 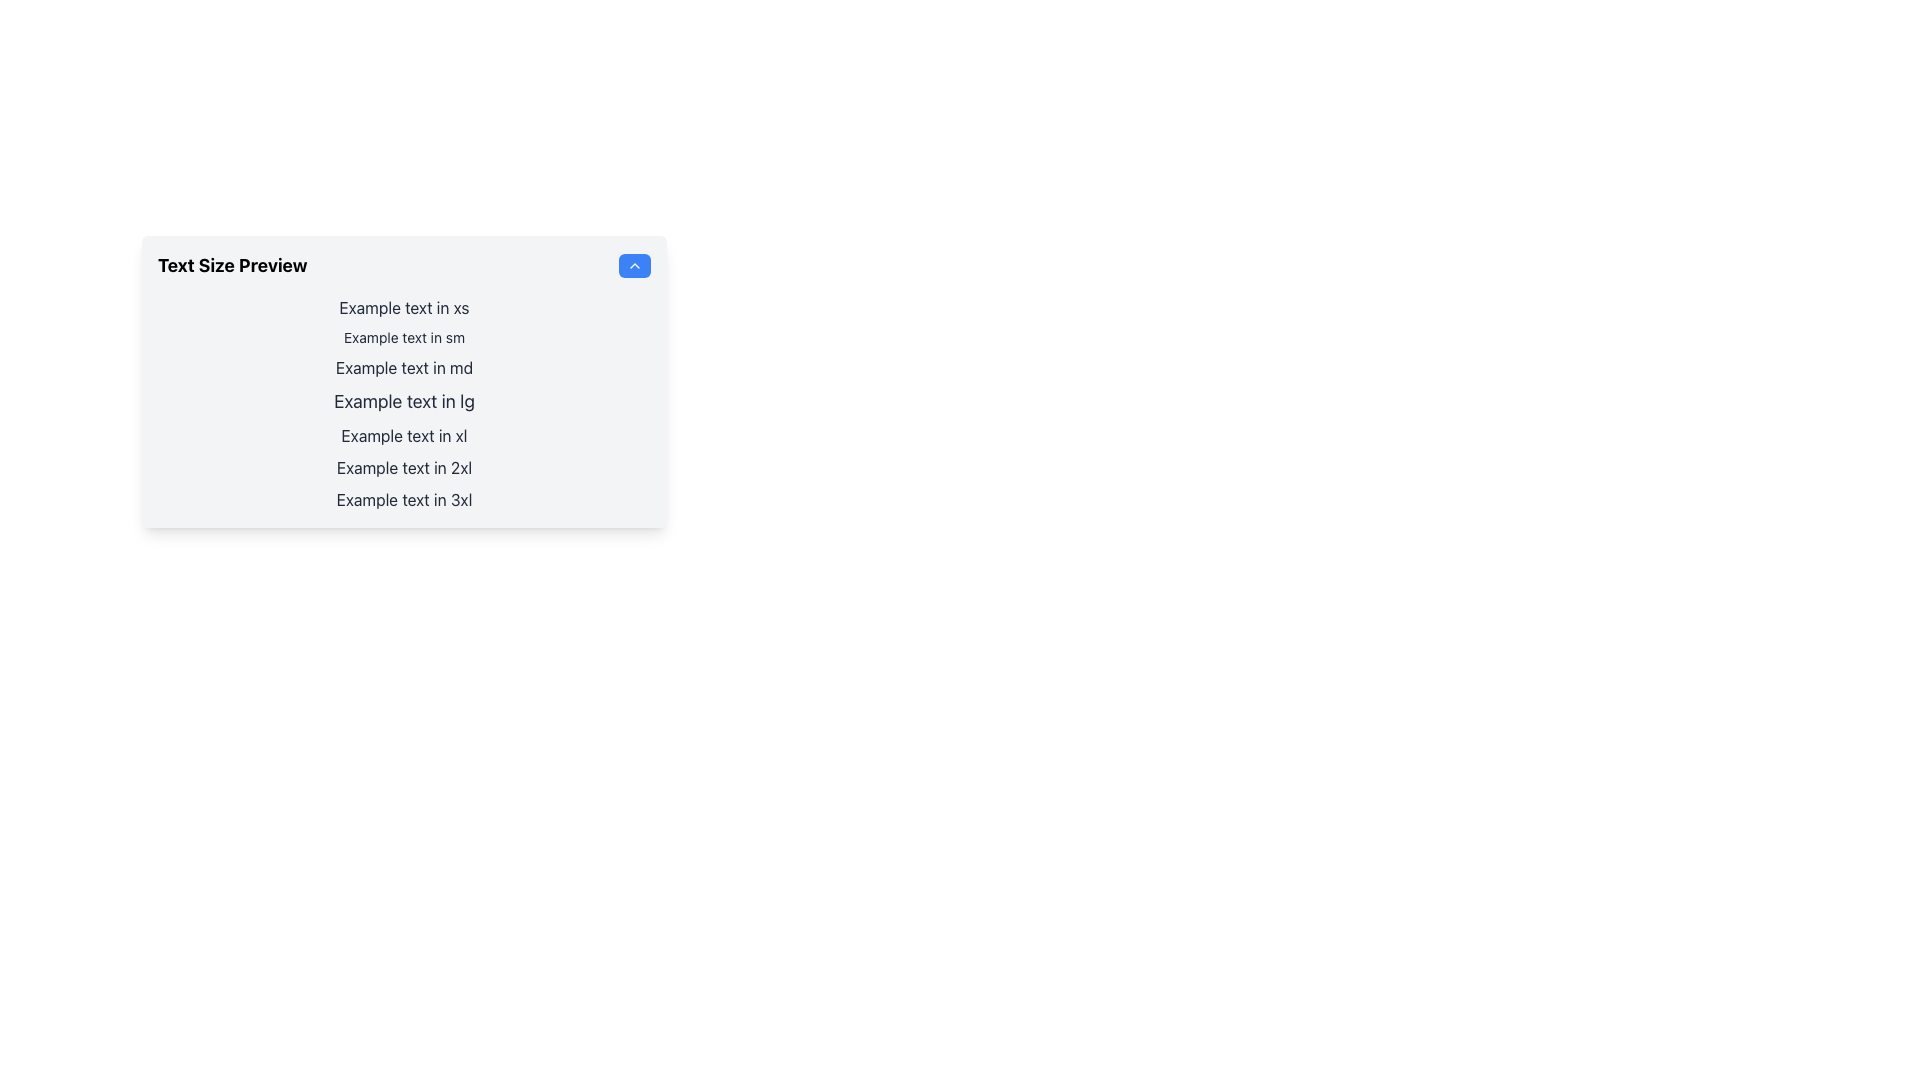 I want to click on the text sample at the top of the list for copying, which is represented using a specific font size and is the first item in a vertically stacked list of seven elements, so click(x=403, y=308).